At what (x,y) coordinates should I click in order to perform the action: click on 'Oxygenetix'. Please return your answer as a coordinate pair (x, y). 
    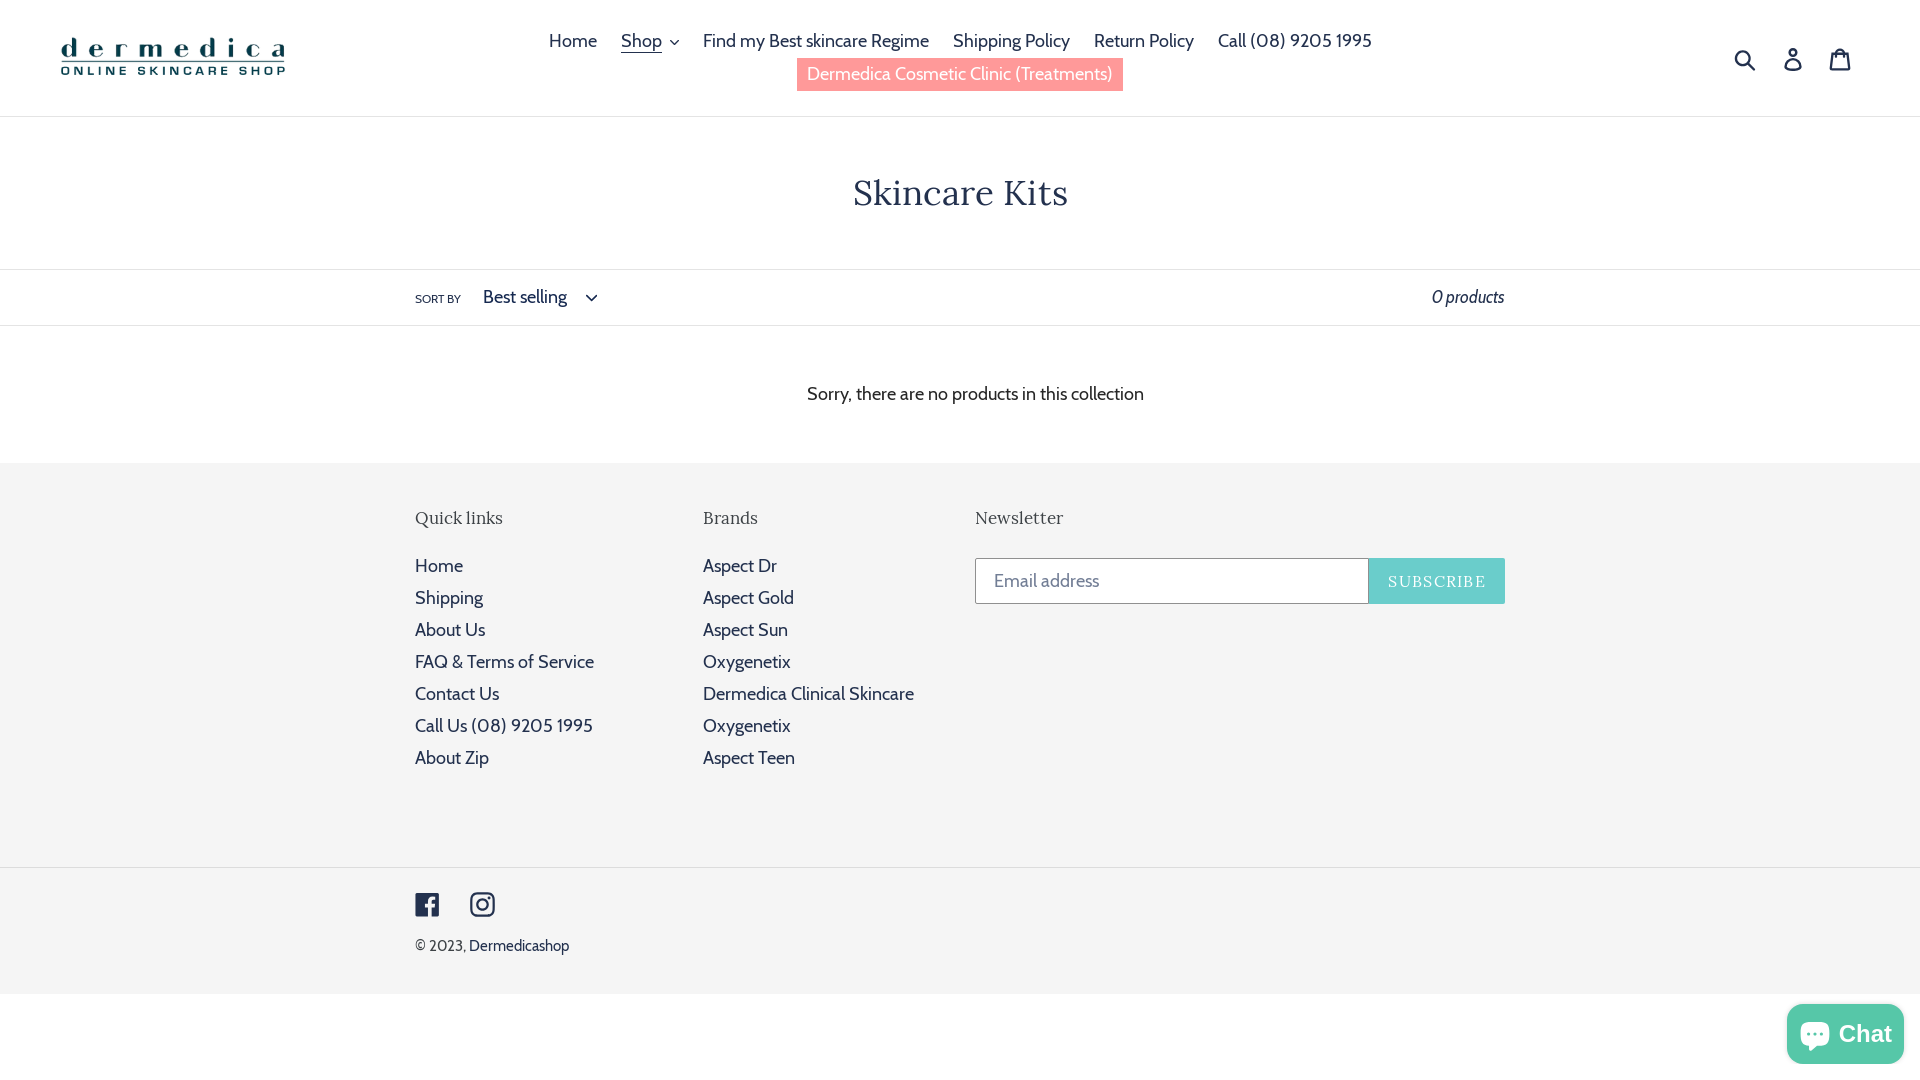
    Looking at the image, I should click on (744, 662).